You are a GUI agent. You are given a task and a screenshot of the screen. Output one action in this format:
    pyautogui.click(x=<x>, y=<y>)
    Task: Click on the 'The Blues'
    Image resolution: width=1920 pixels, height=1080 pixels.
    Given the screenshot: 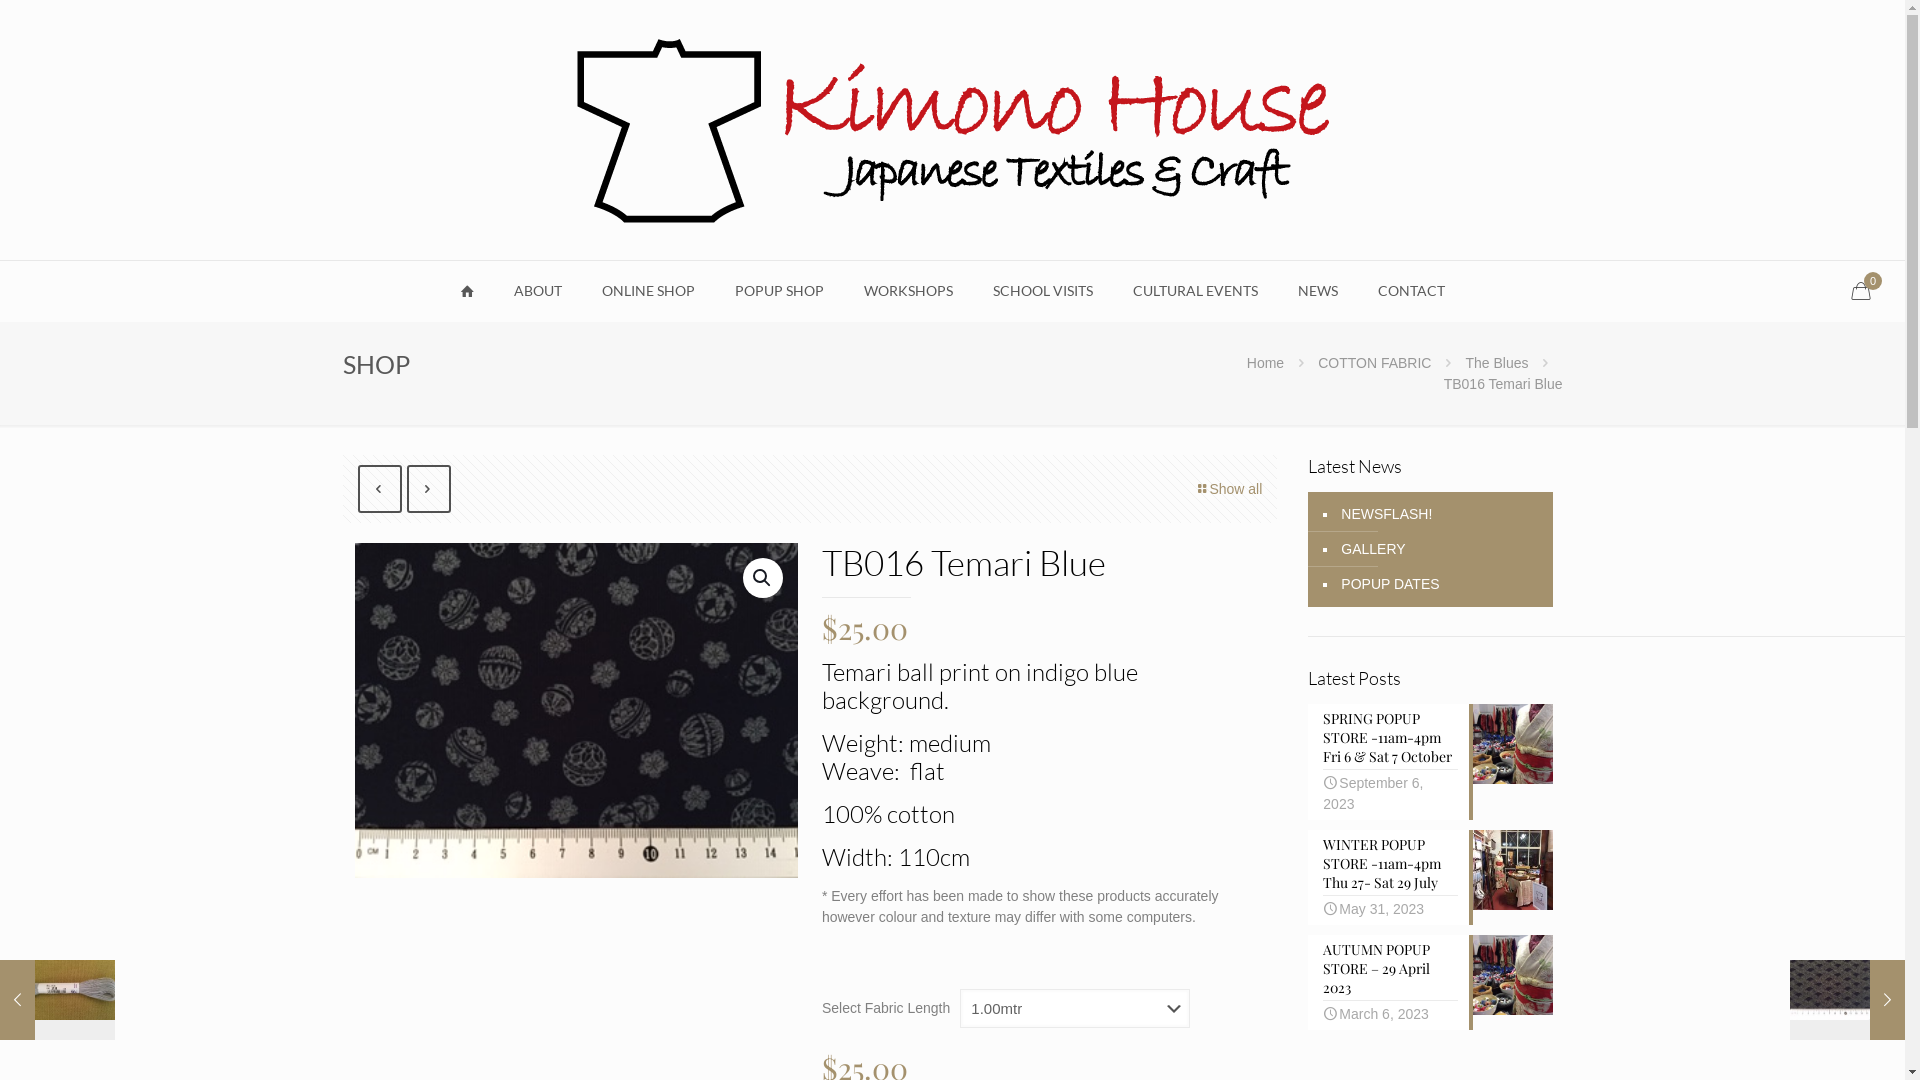 What is the action you would take?
    pyautogui.click(x=1496, y=362)
    